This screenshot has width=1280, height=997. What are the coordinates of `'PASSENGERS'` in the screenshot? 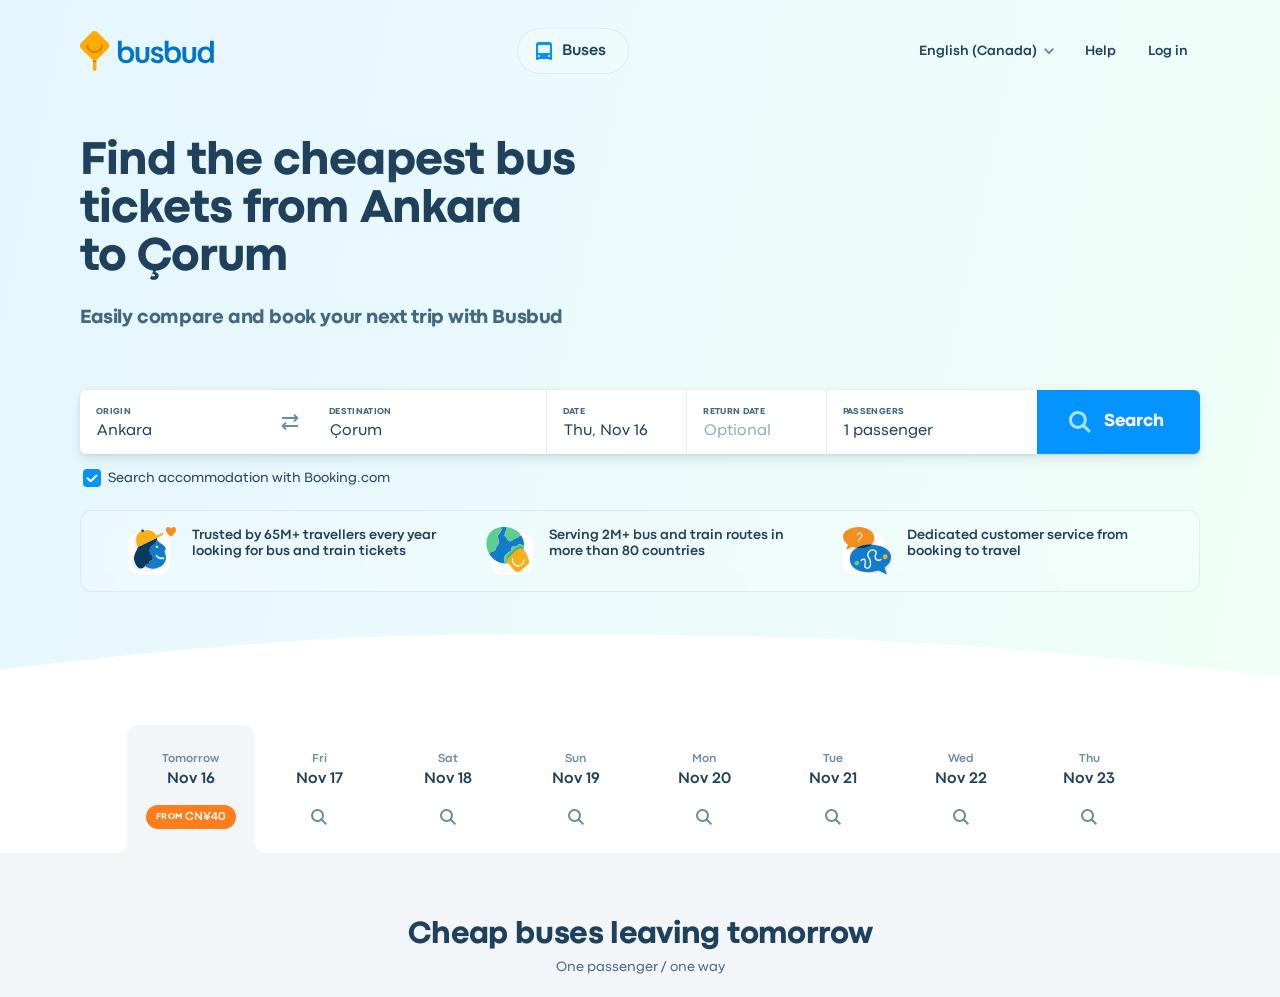 It's located at (872, 410).